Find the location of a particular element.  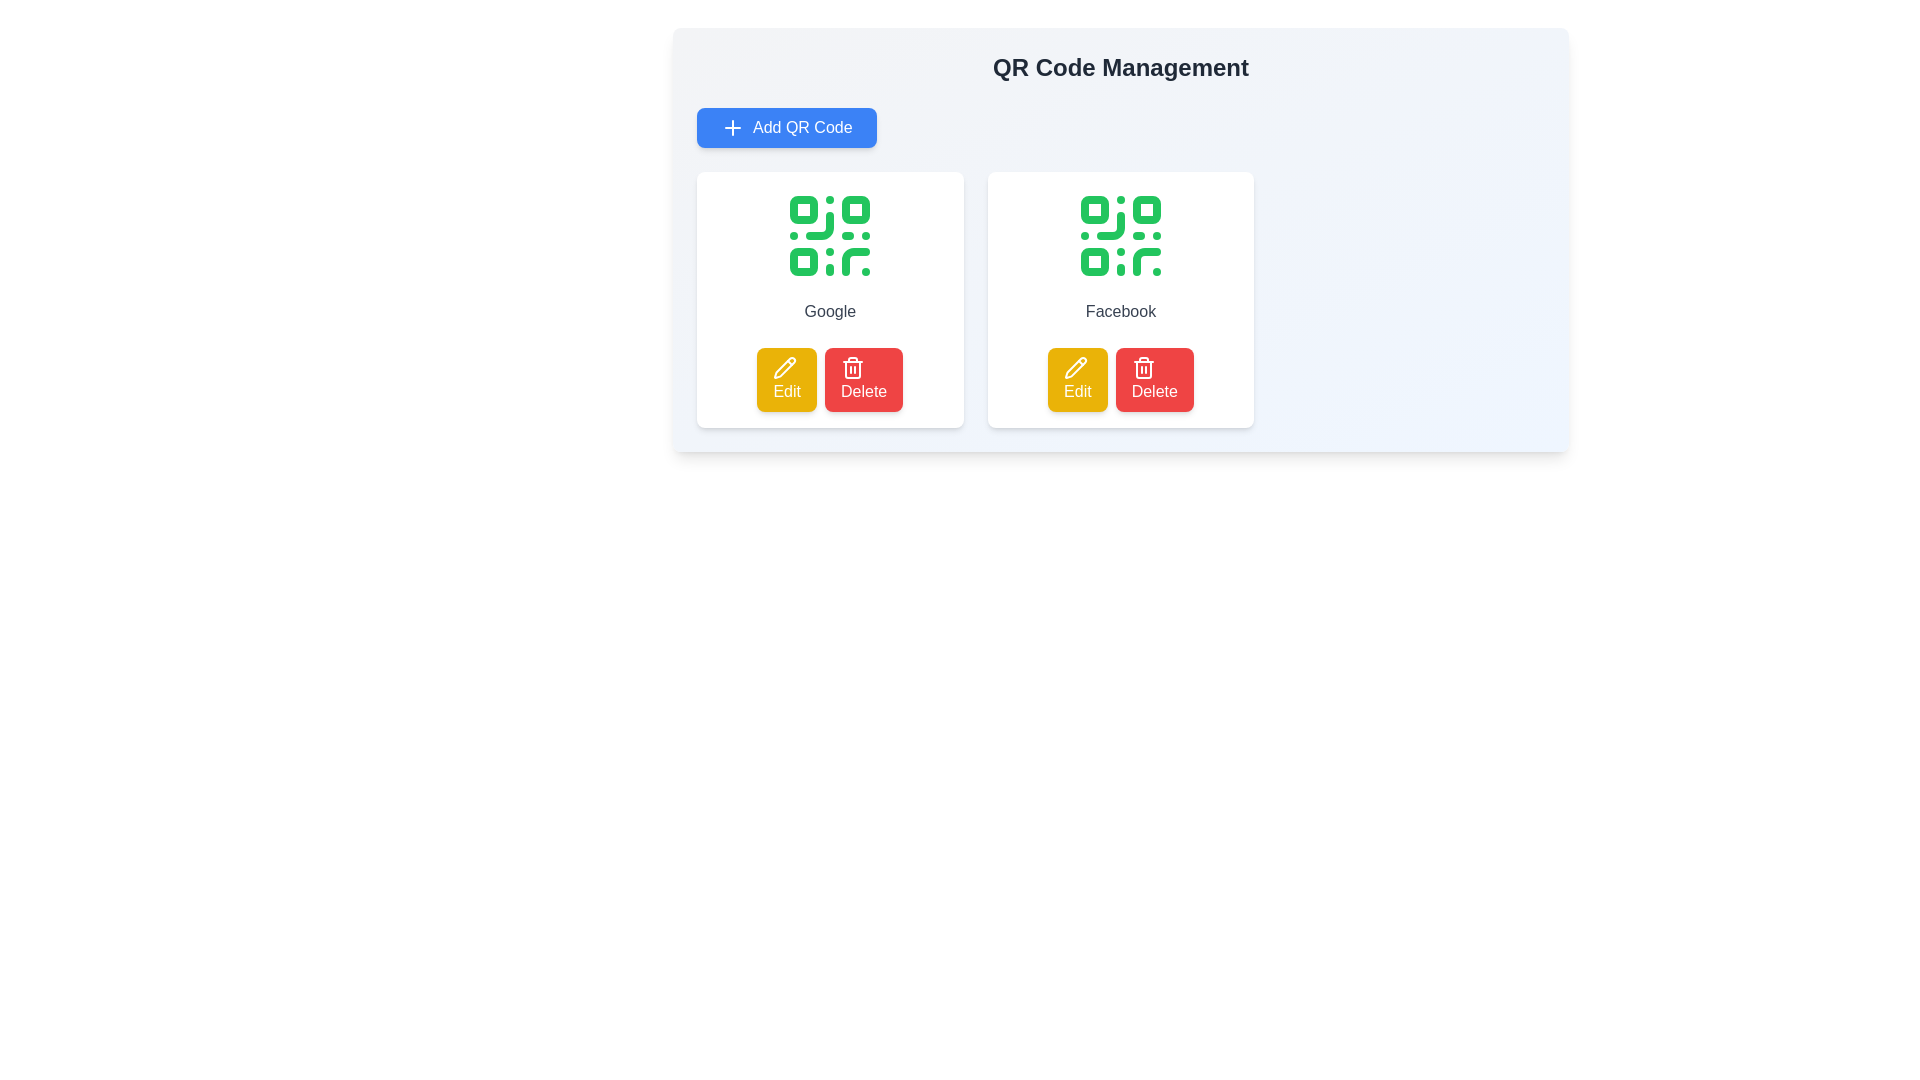

the 'Add QR Code' button located below the 'QR Code Management' heading is located at coordinates (785, 127).